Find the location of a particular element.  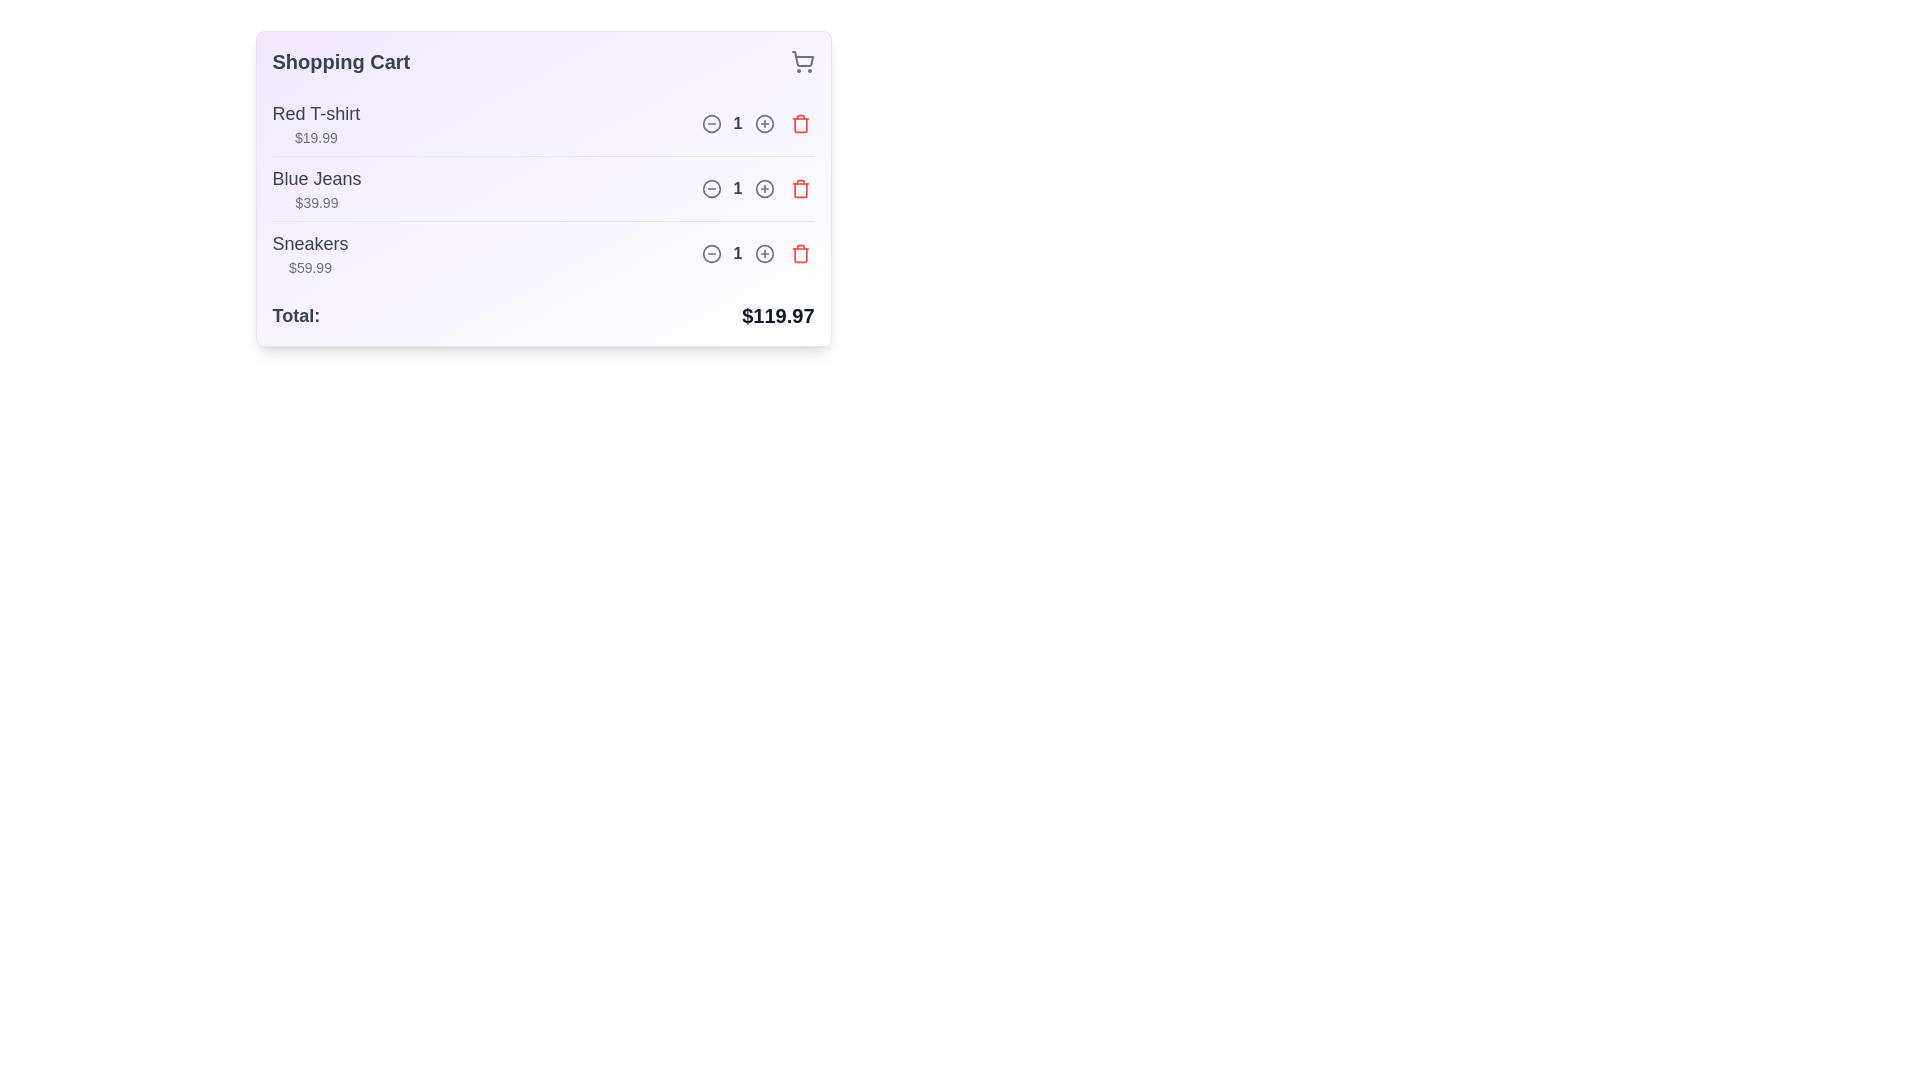

the quantity decrement button, which is a circular icon with a minus symbol ('-') inside, located in the second row of the shopping cart for the 'Blue Jeans' product is located at coordinates (711, 189).